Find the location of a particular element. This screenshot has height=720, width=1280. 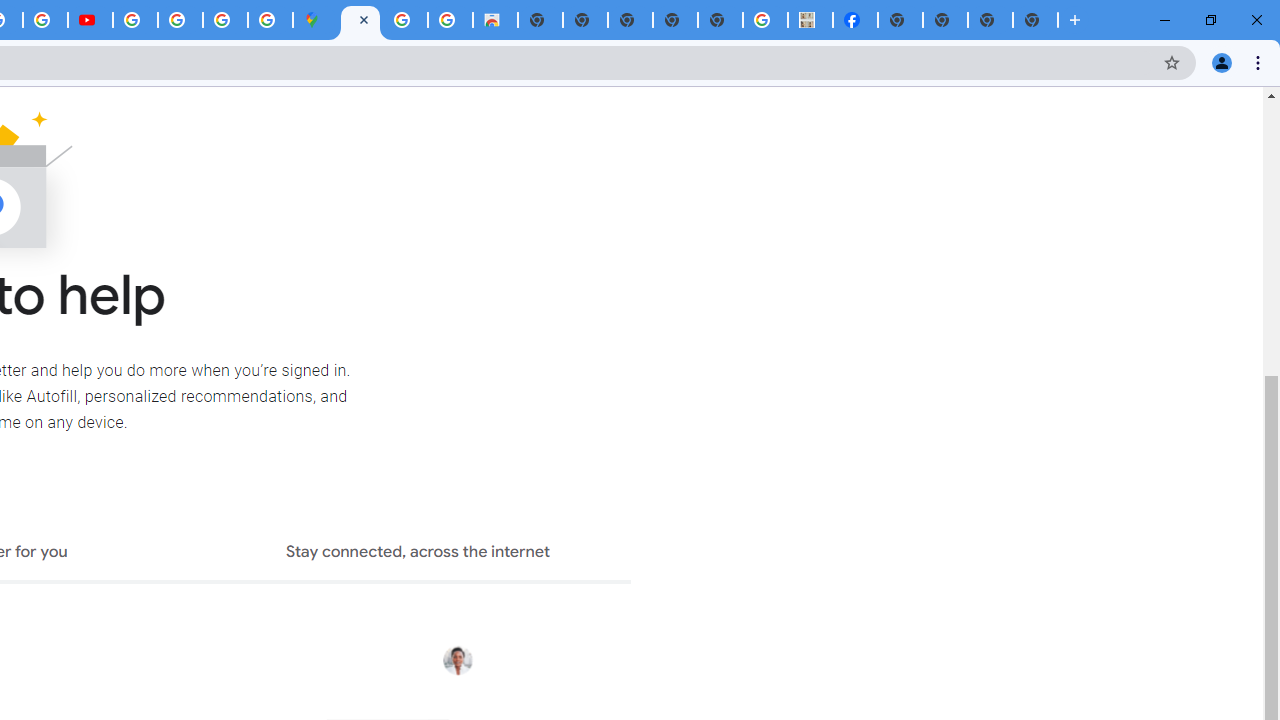

'How Chrome protects your passwords - Google Chrome Help' is located at coordinates (134, 20).